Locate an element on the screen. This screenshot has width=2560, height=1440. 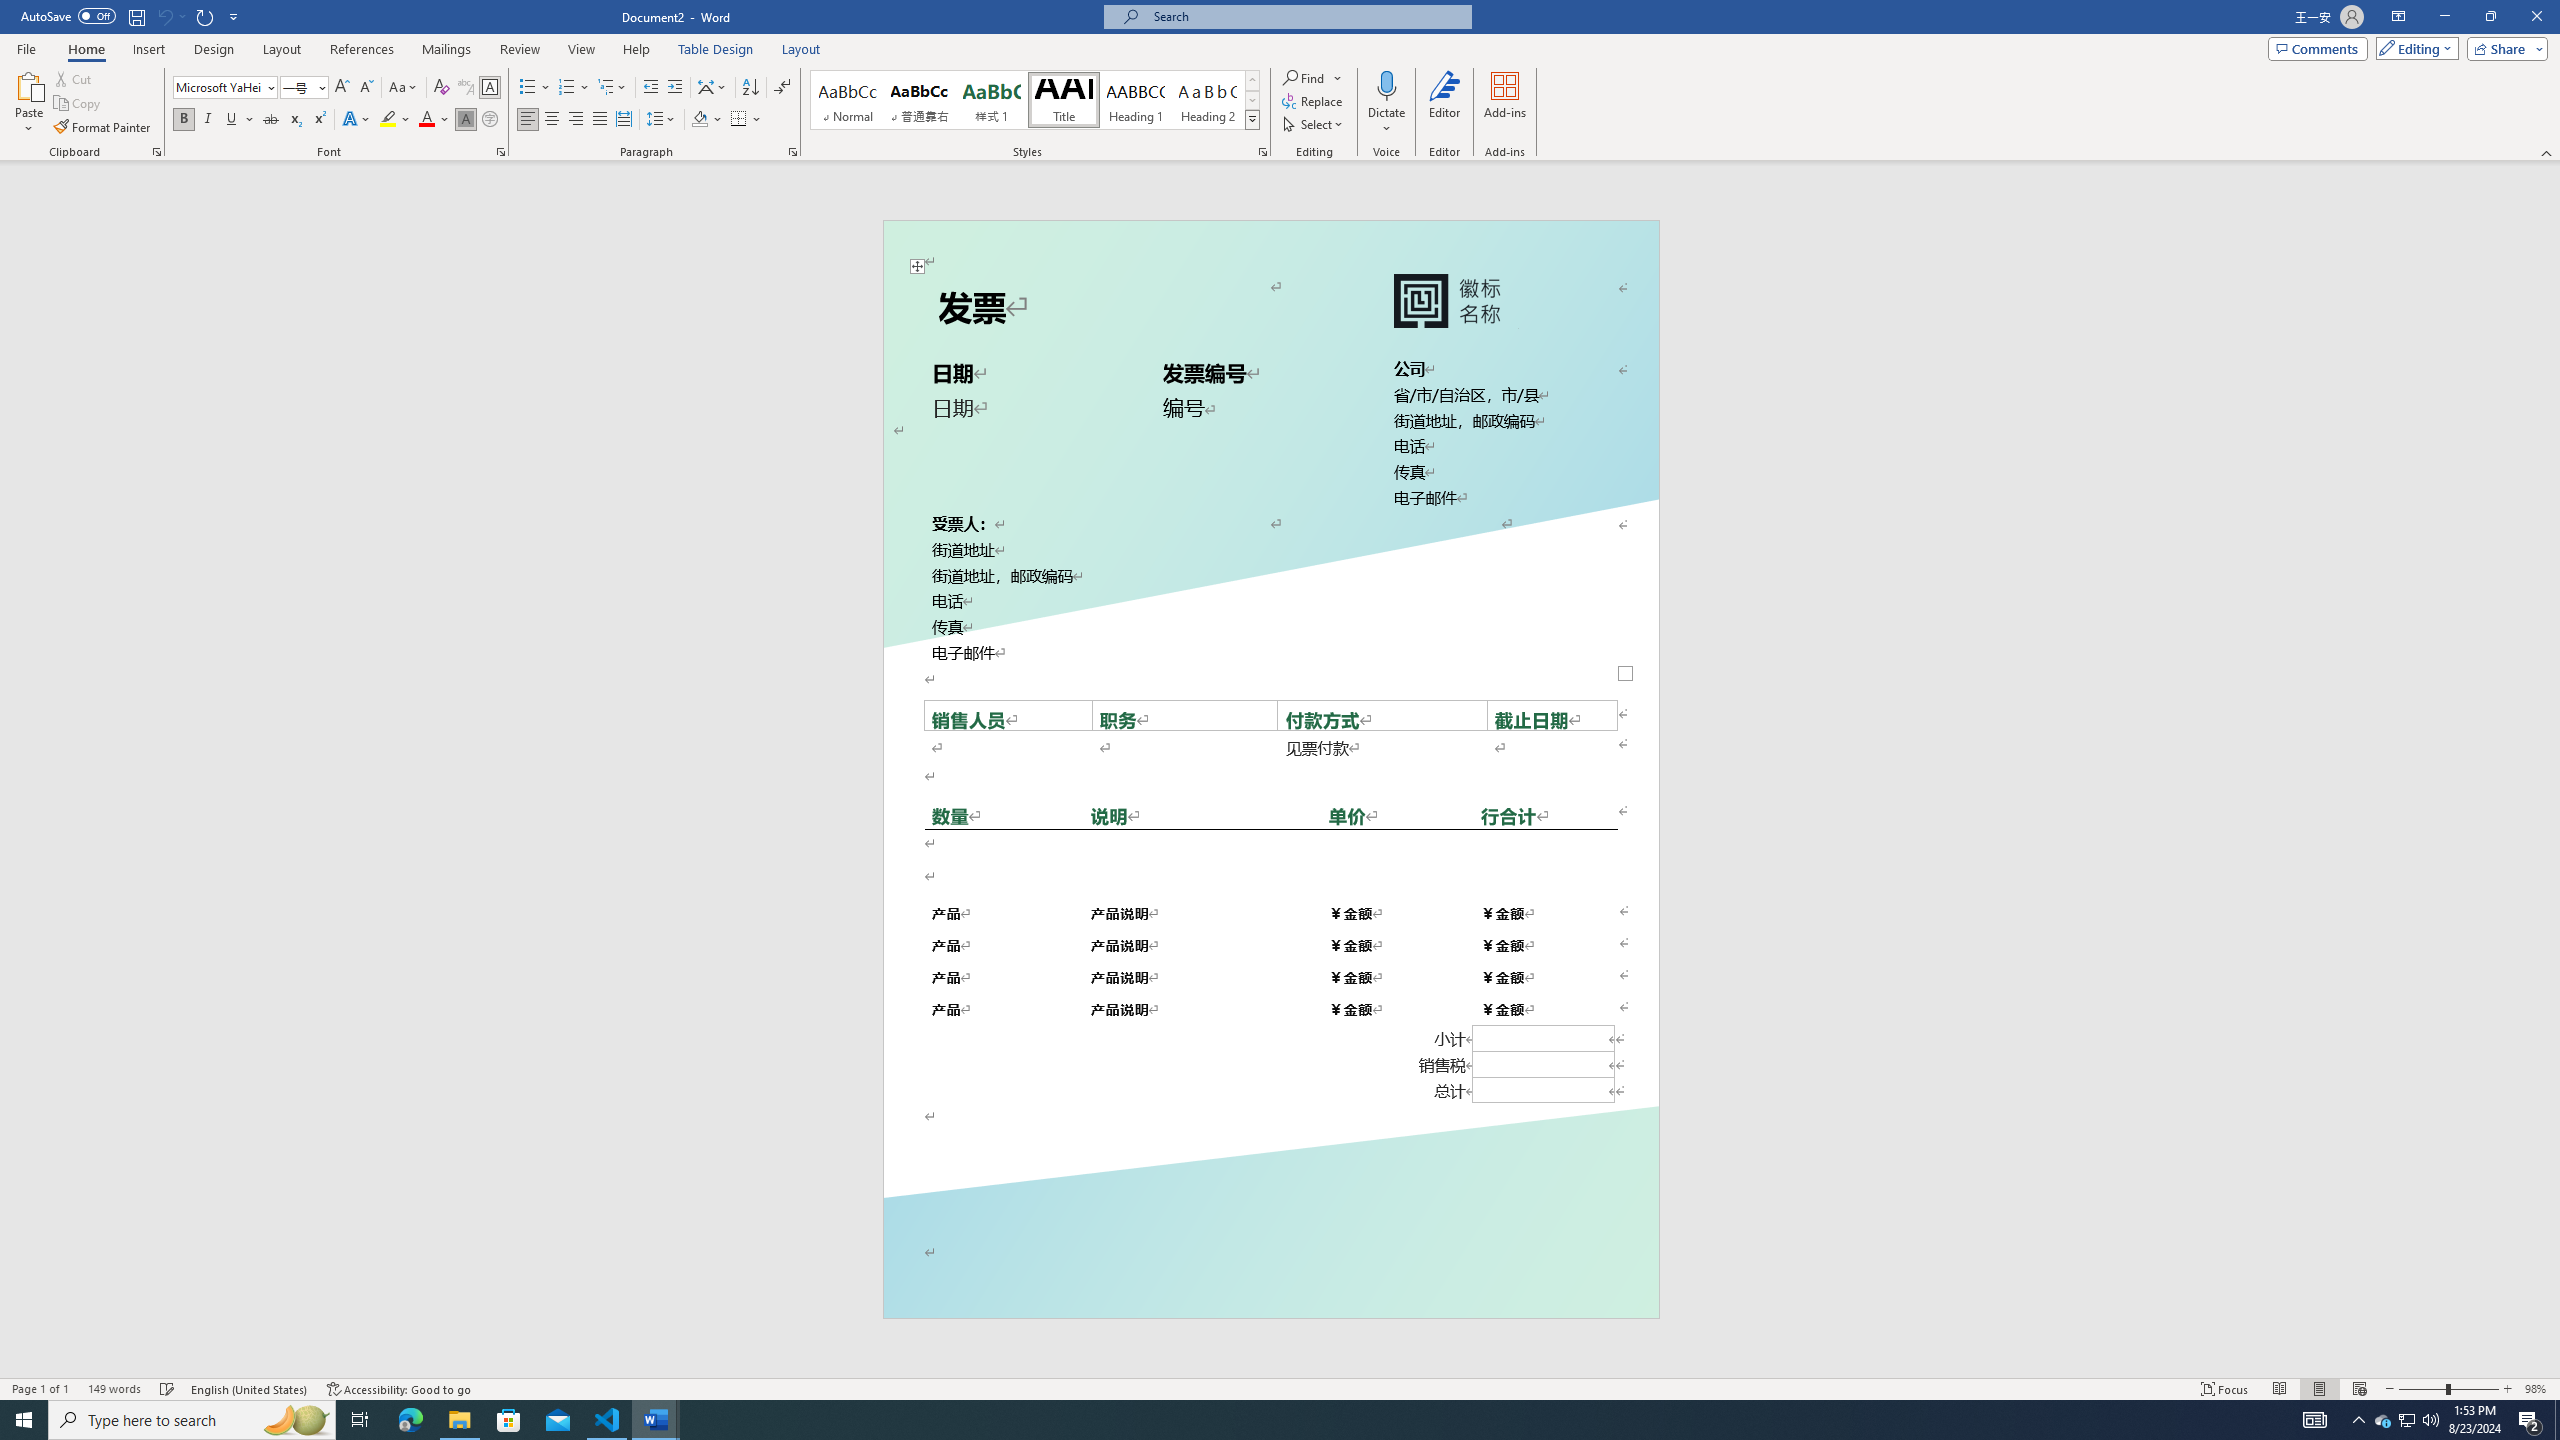
'Replace...' is located at coordinates (1313, 99).